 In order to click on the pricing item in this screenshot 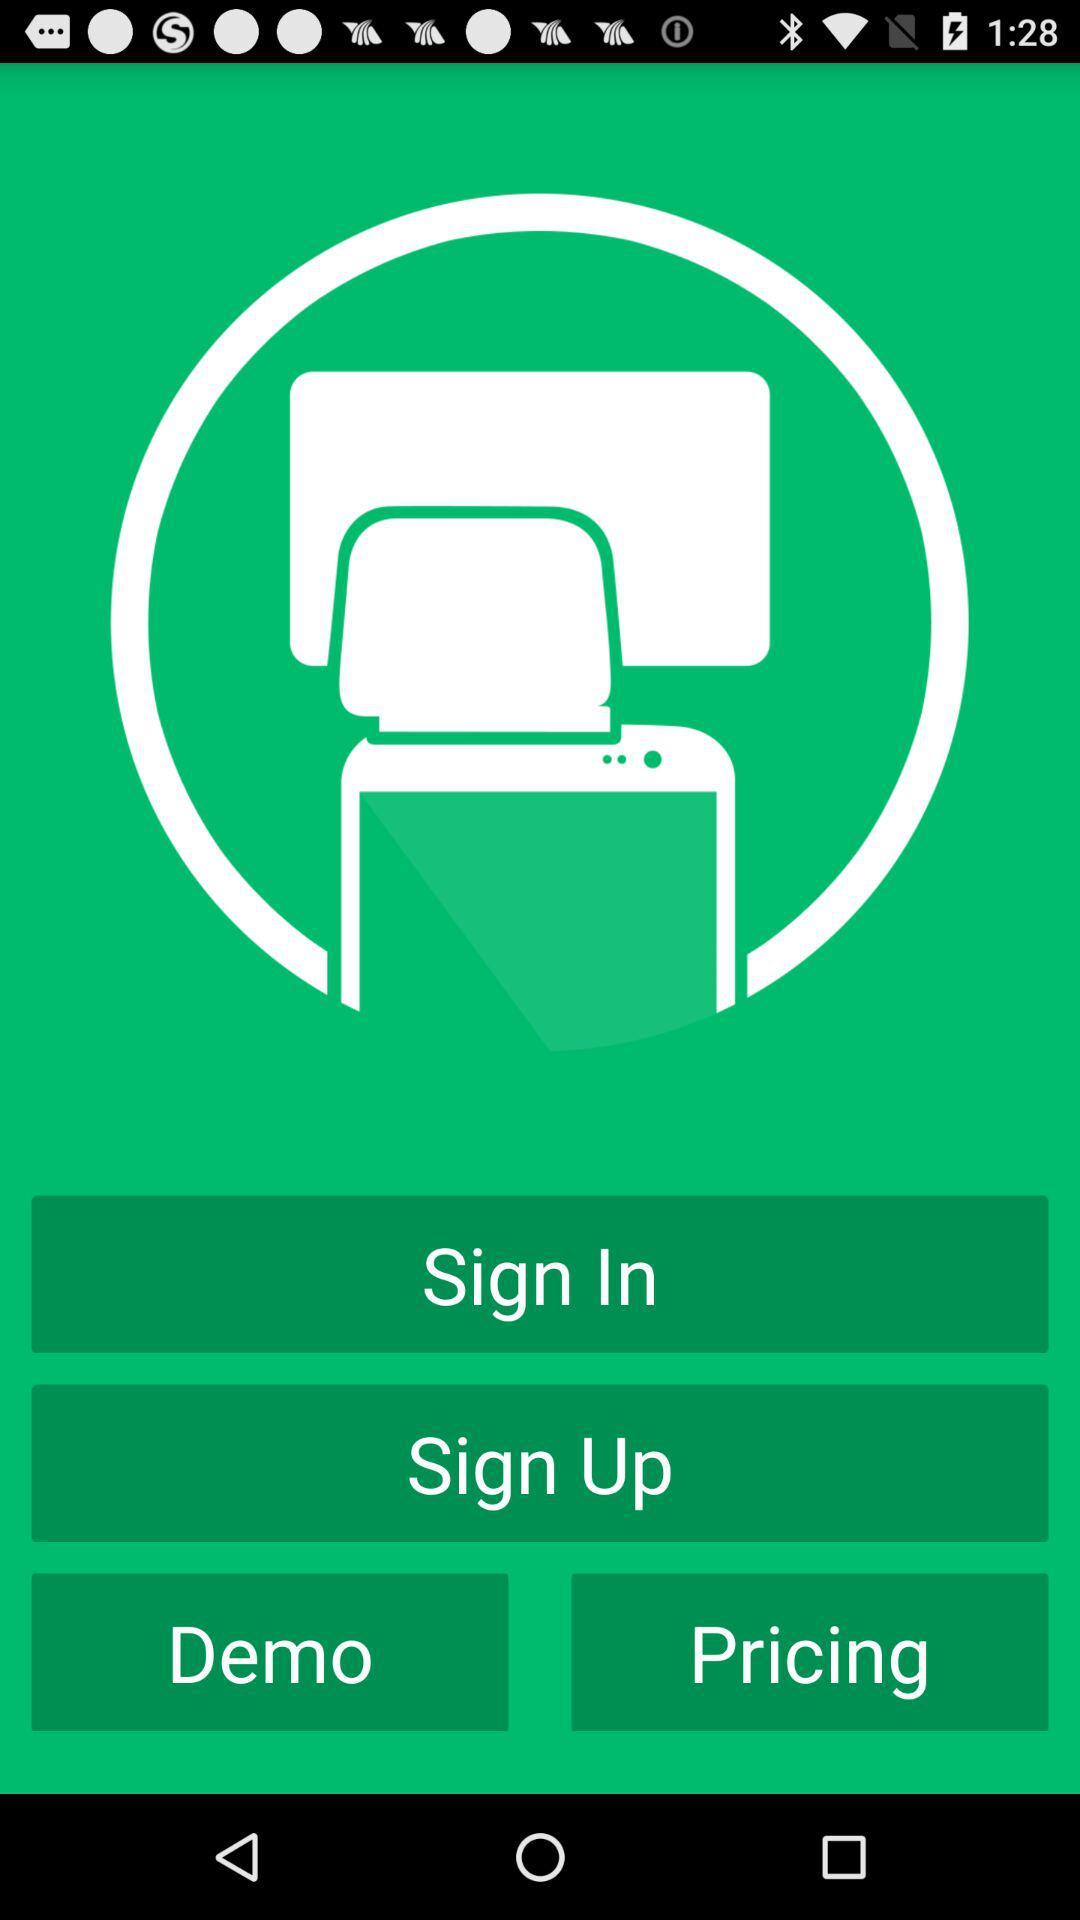, I will do `click(810, 1652)`.